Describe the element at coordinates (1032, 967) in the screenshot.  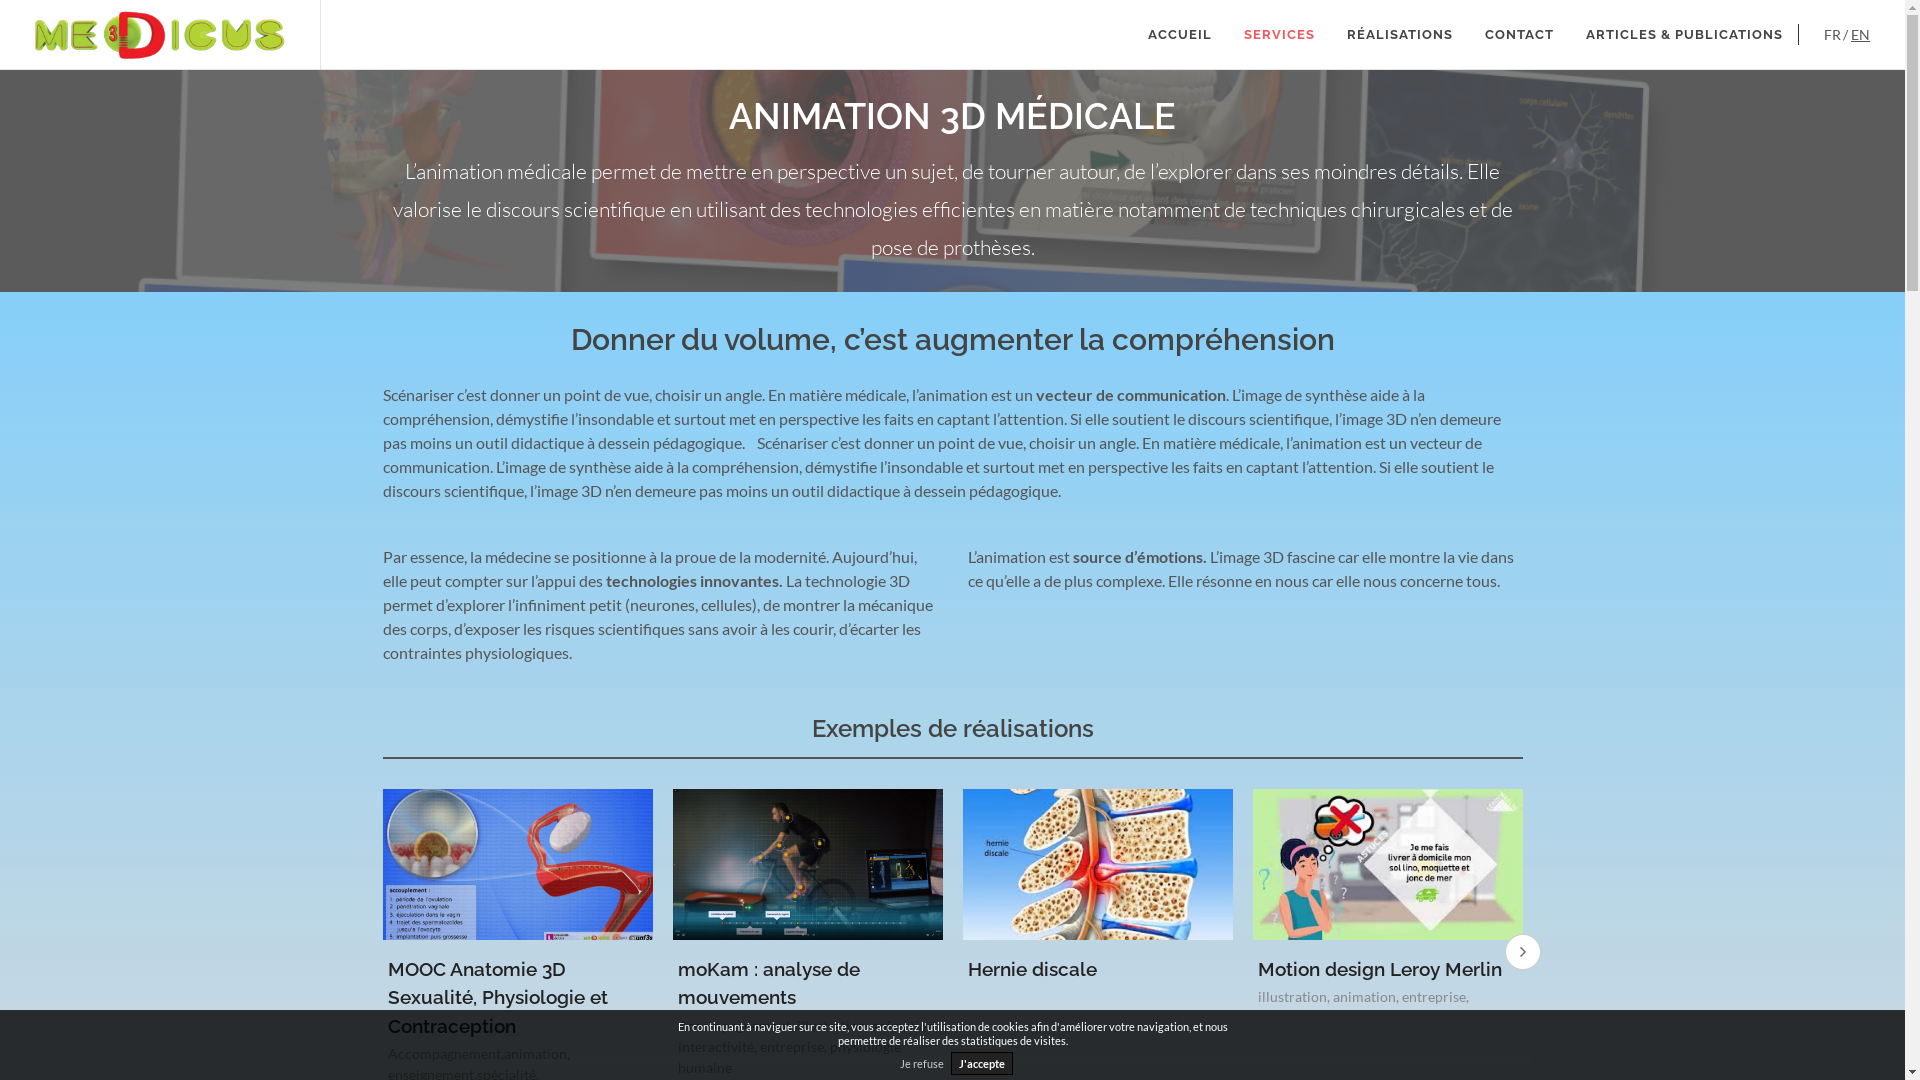
I see `'Hernie discale'` at that location.